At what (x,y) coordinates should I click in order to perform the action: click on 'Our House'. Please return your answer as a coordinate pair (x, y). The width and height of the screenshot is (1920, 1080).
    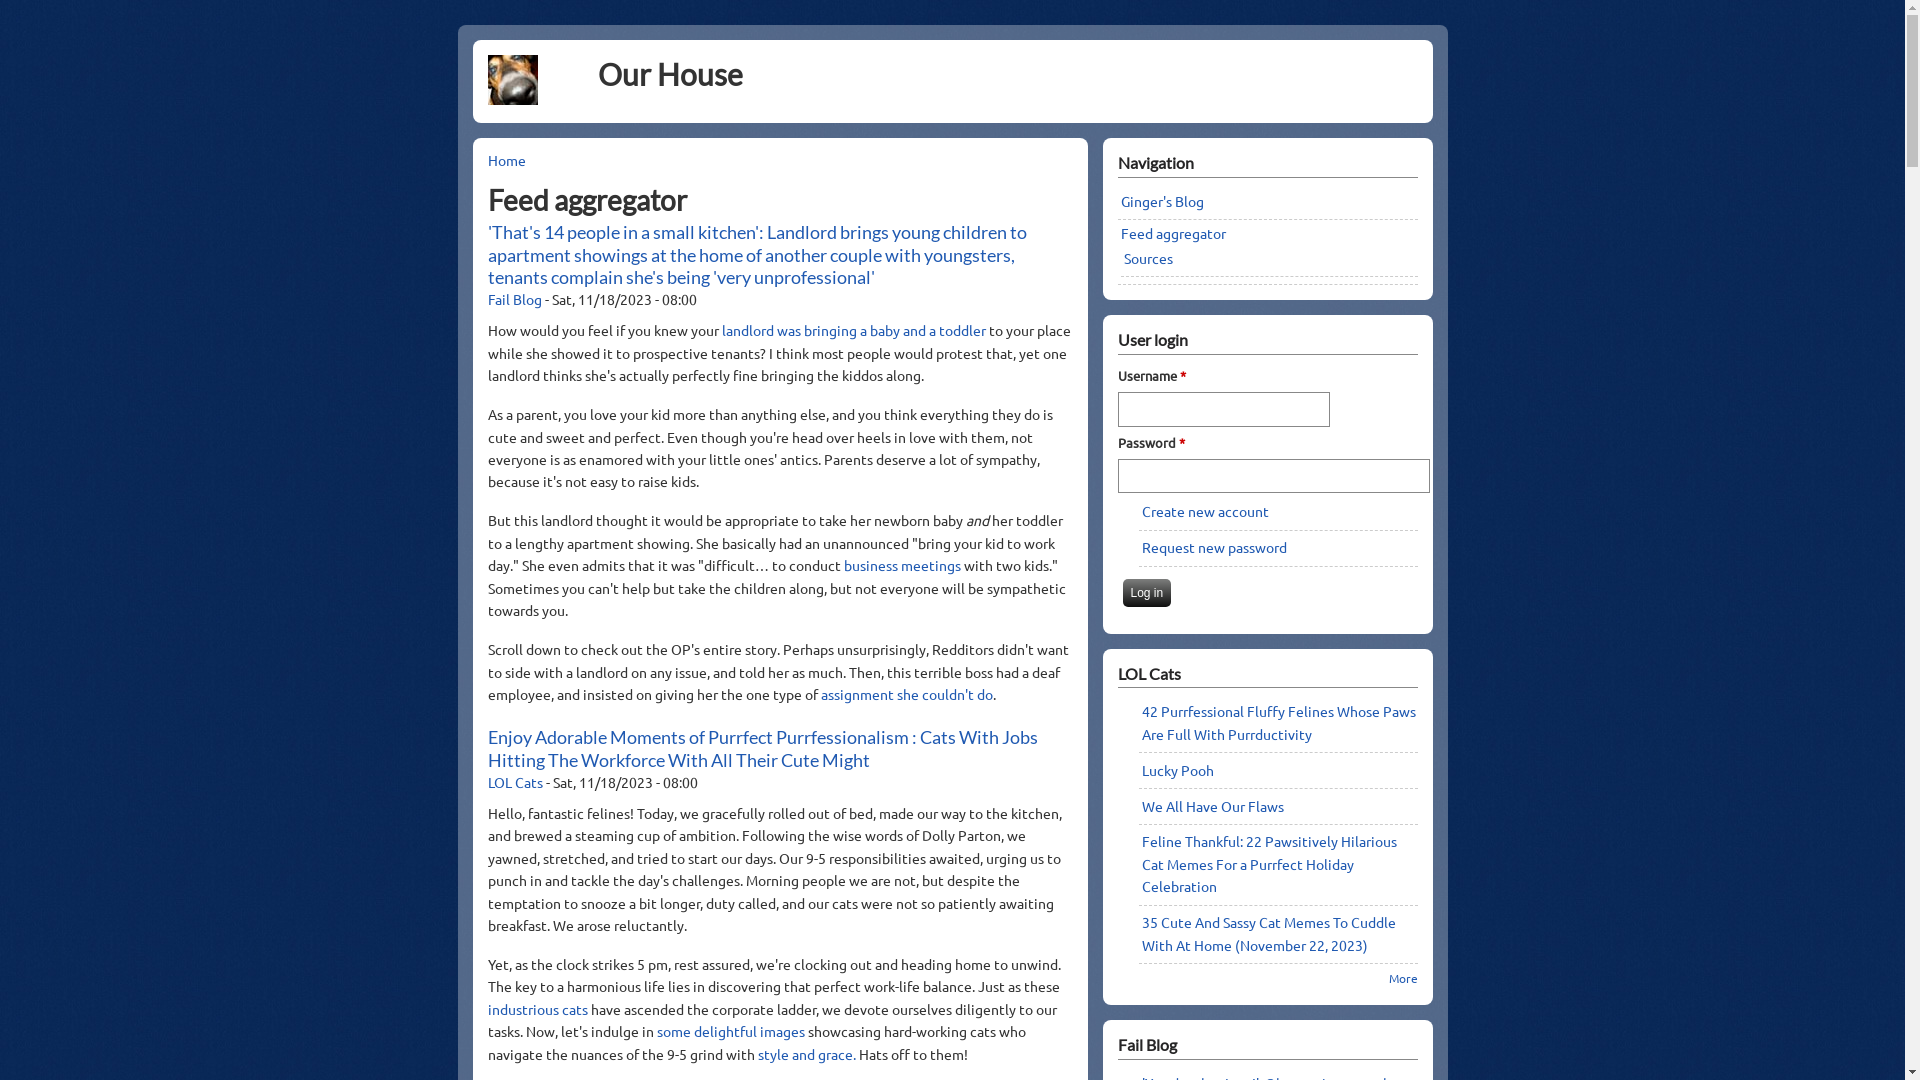
    Looking at the image, I should click on (597, 72).